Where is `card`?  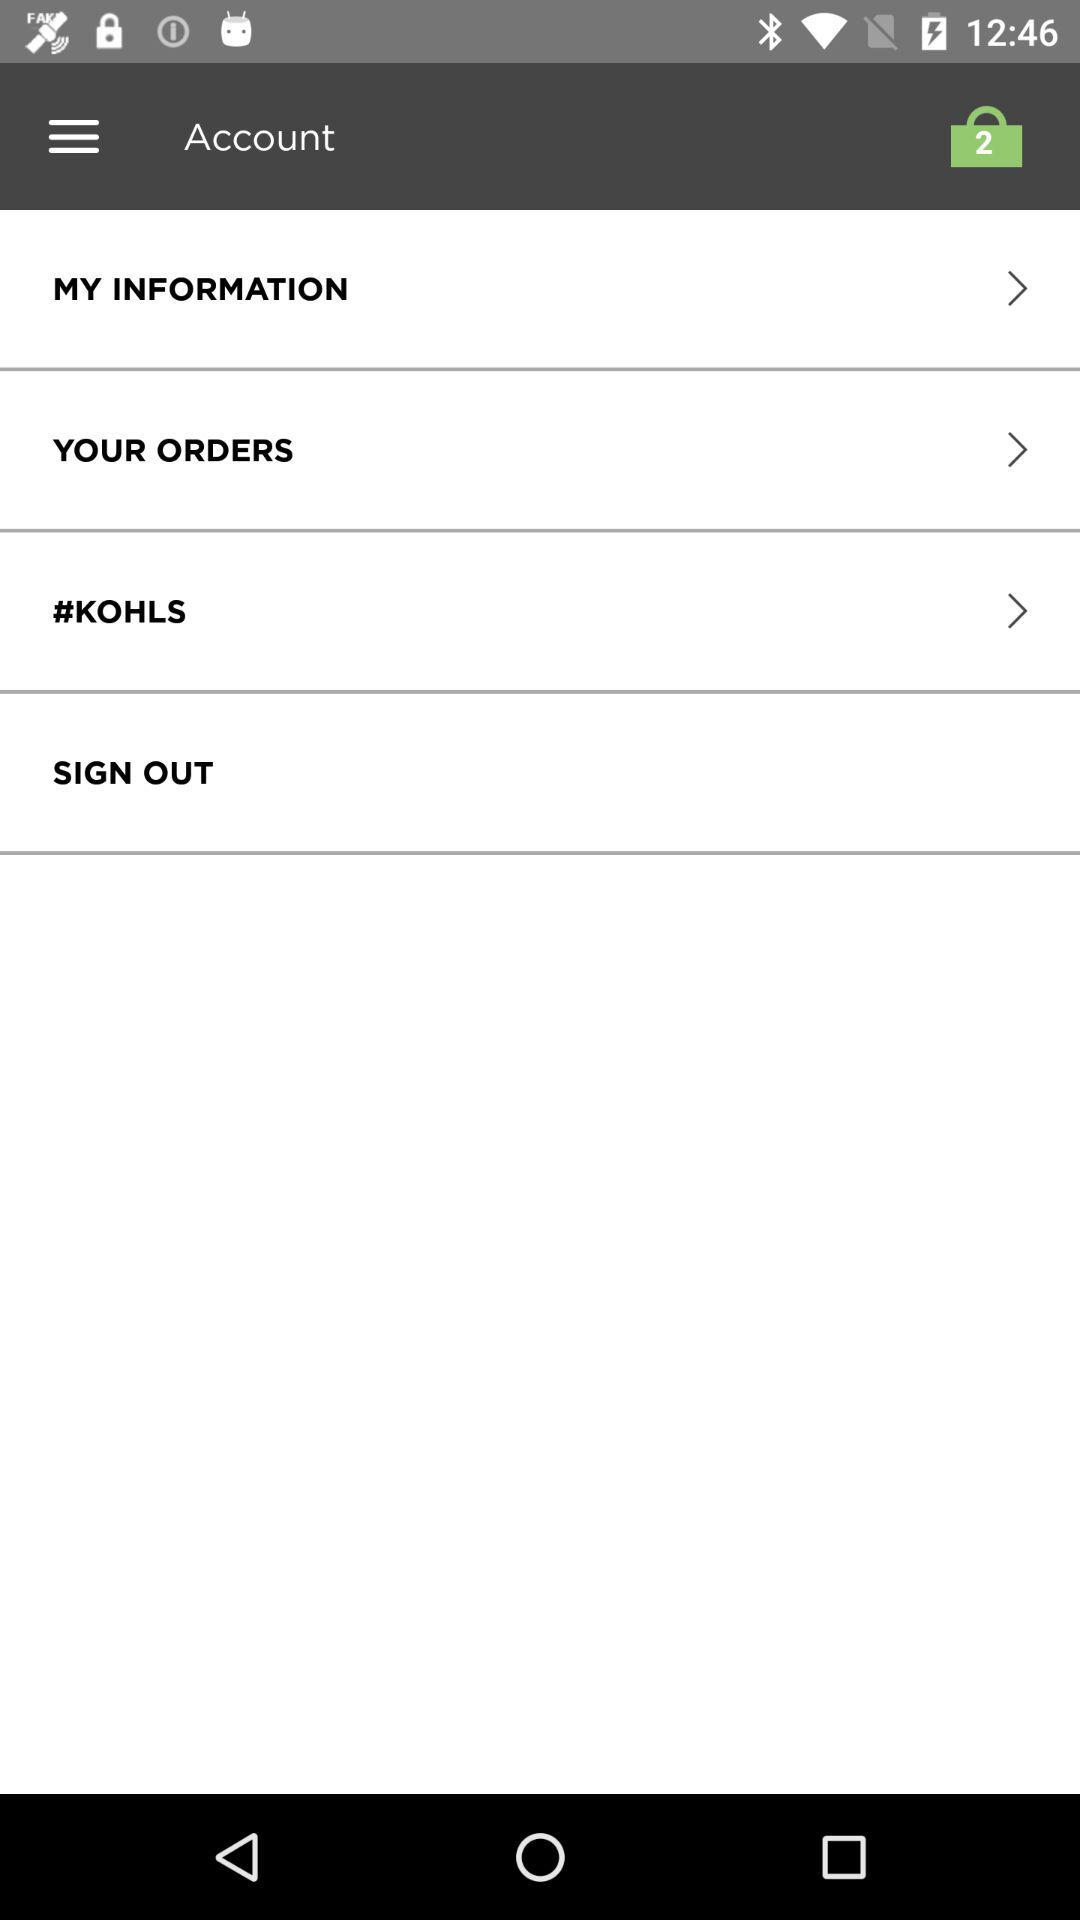 card is located at coordinates (980, 135).